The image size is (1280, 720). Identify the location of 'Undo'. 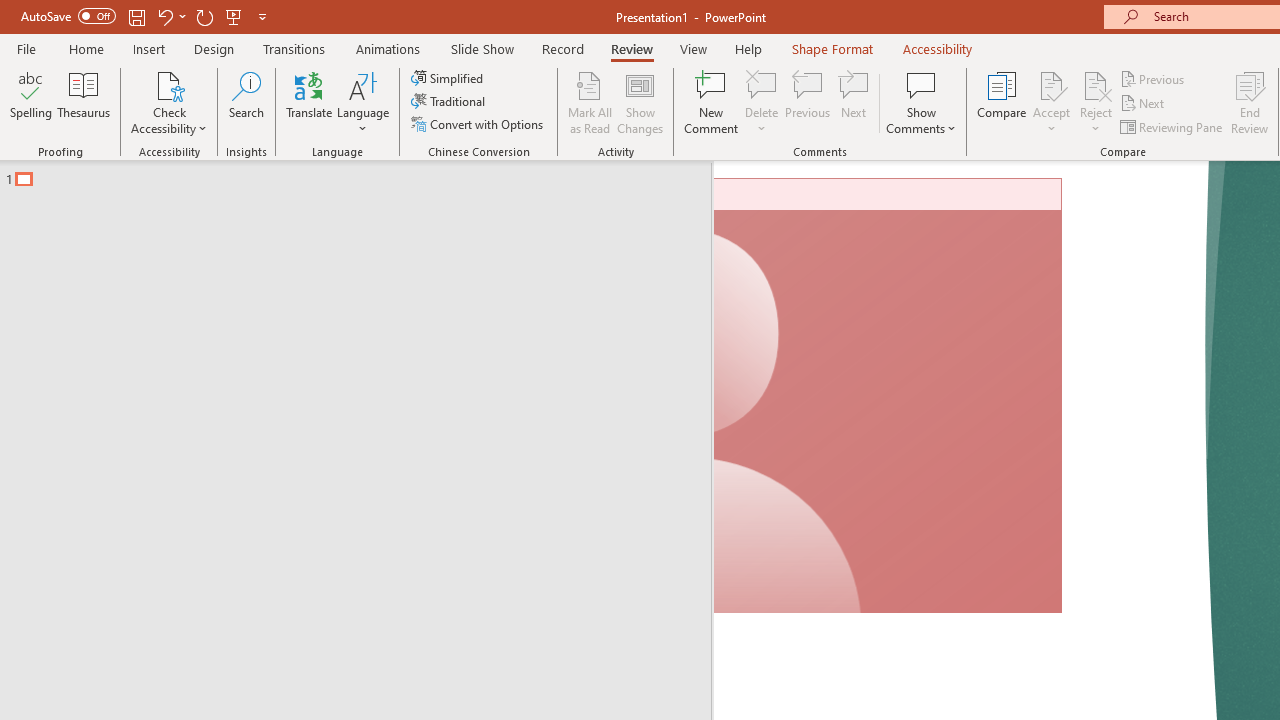
(170, 16).